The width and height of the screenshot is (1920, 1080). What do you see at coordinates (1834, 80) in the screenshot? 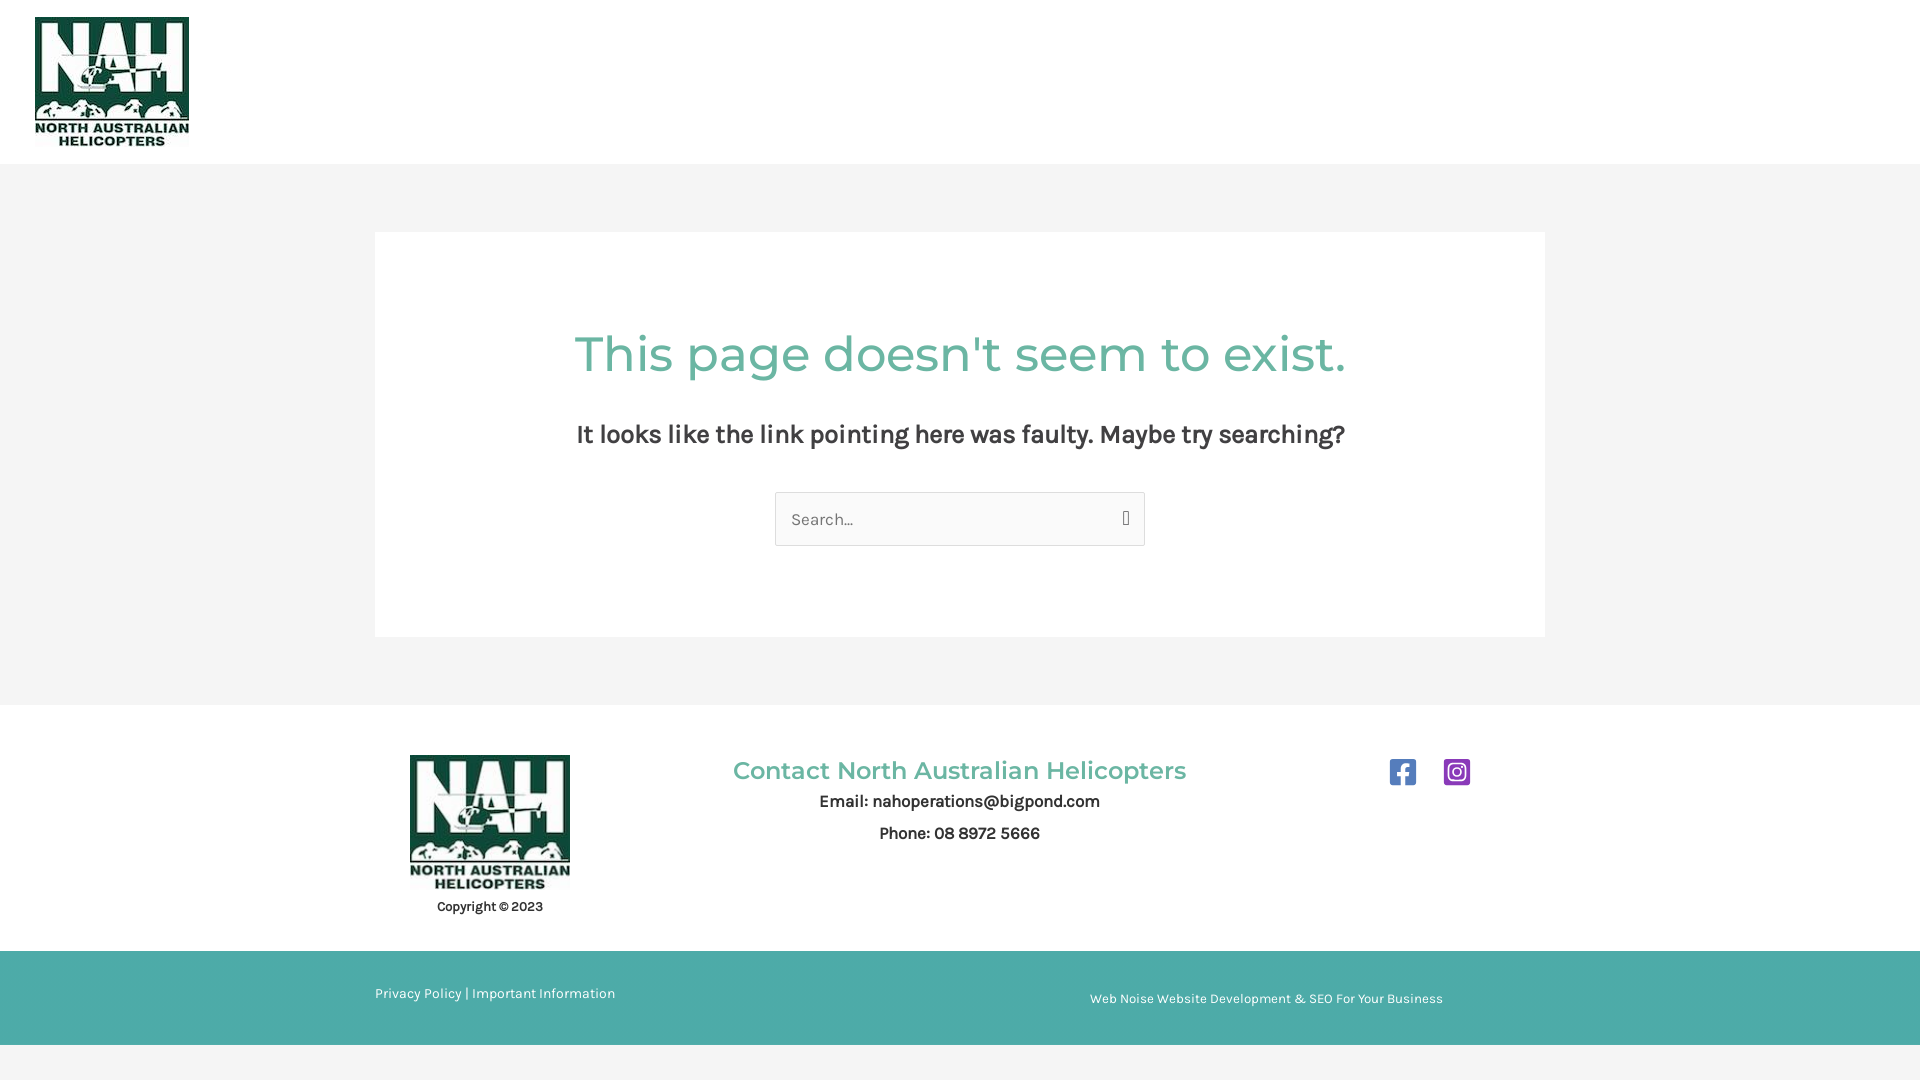
I see `'08 8972 5666'` at bounding box center [1834, 80].